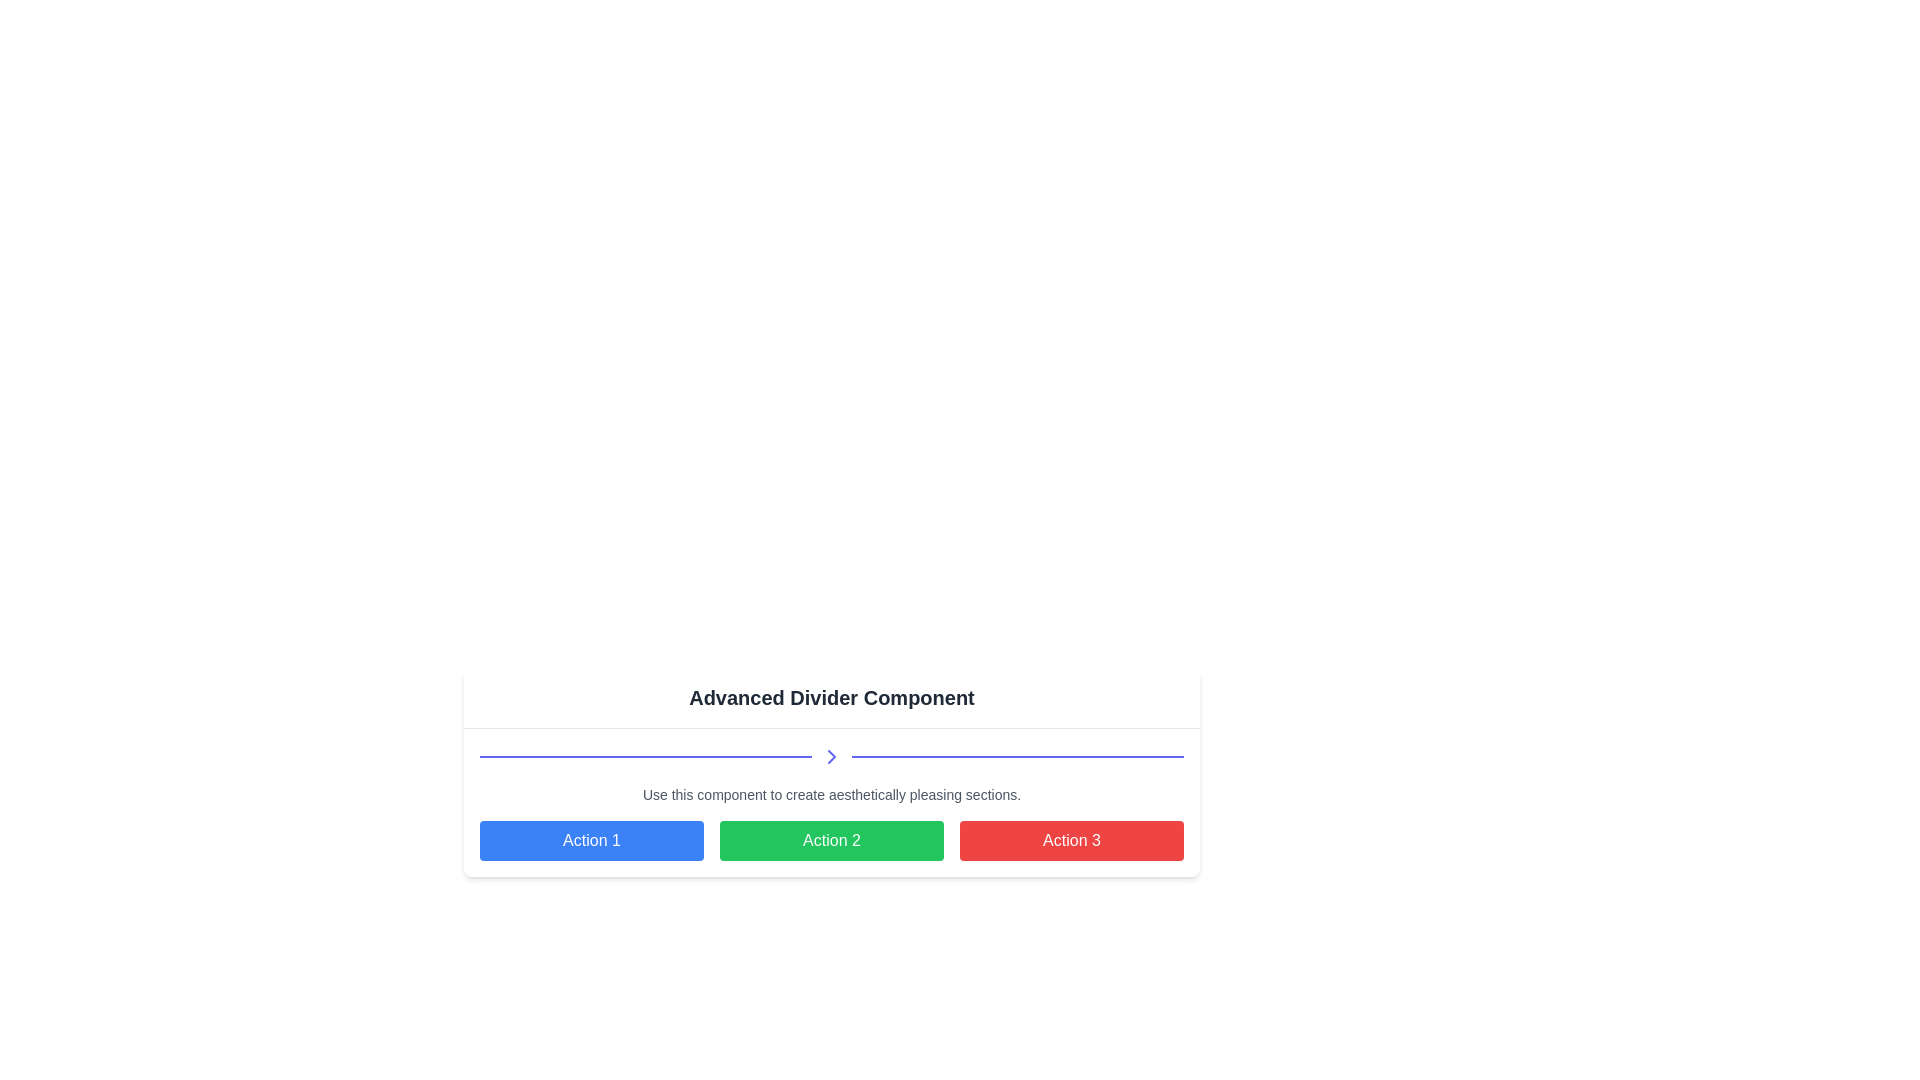 The image size is (1920, 1080). Describe the element at coordinates (1070, 840) in the screenshot. I see `the bright red button labeled 'Action 3' to observe its visual hover effect` at that location.